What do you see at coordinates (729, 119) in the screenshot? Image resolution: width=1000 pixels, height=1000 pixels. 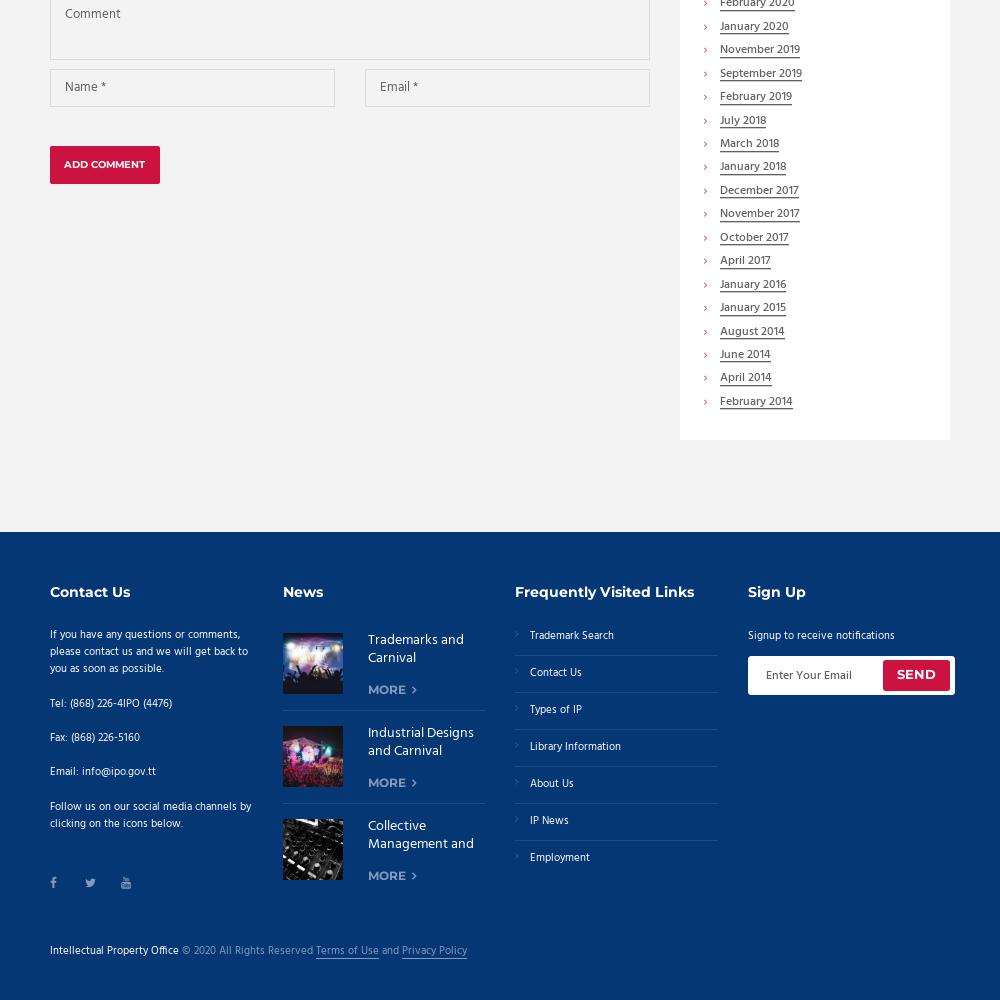 I see `'July'` at bounding box center [729, 119].